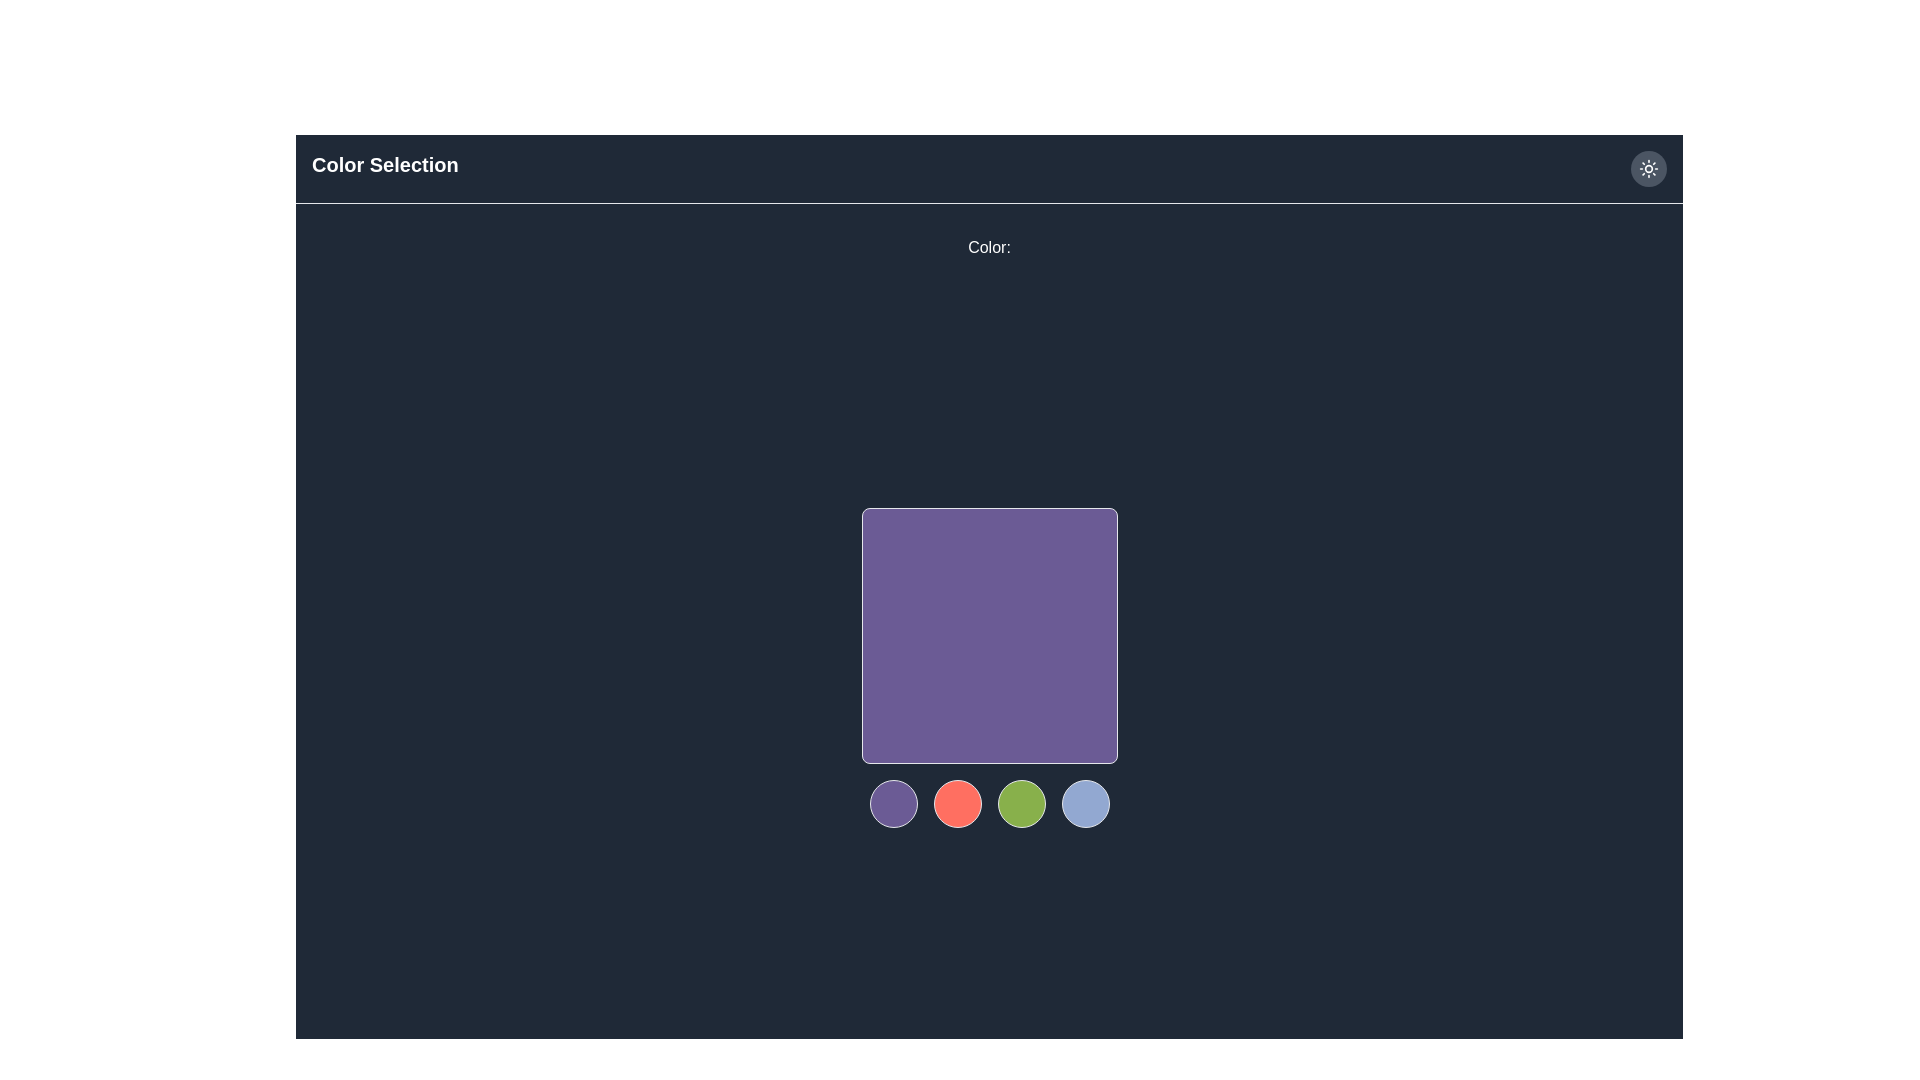 The image size is (1920, 1080). Describe the element at coordinates (1021, 802) in the screenshot. I see `the third circular button located near the bottom center of the interface` at that location.